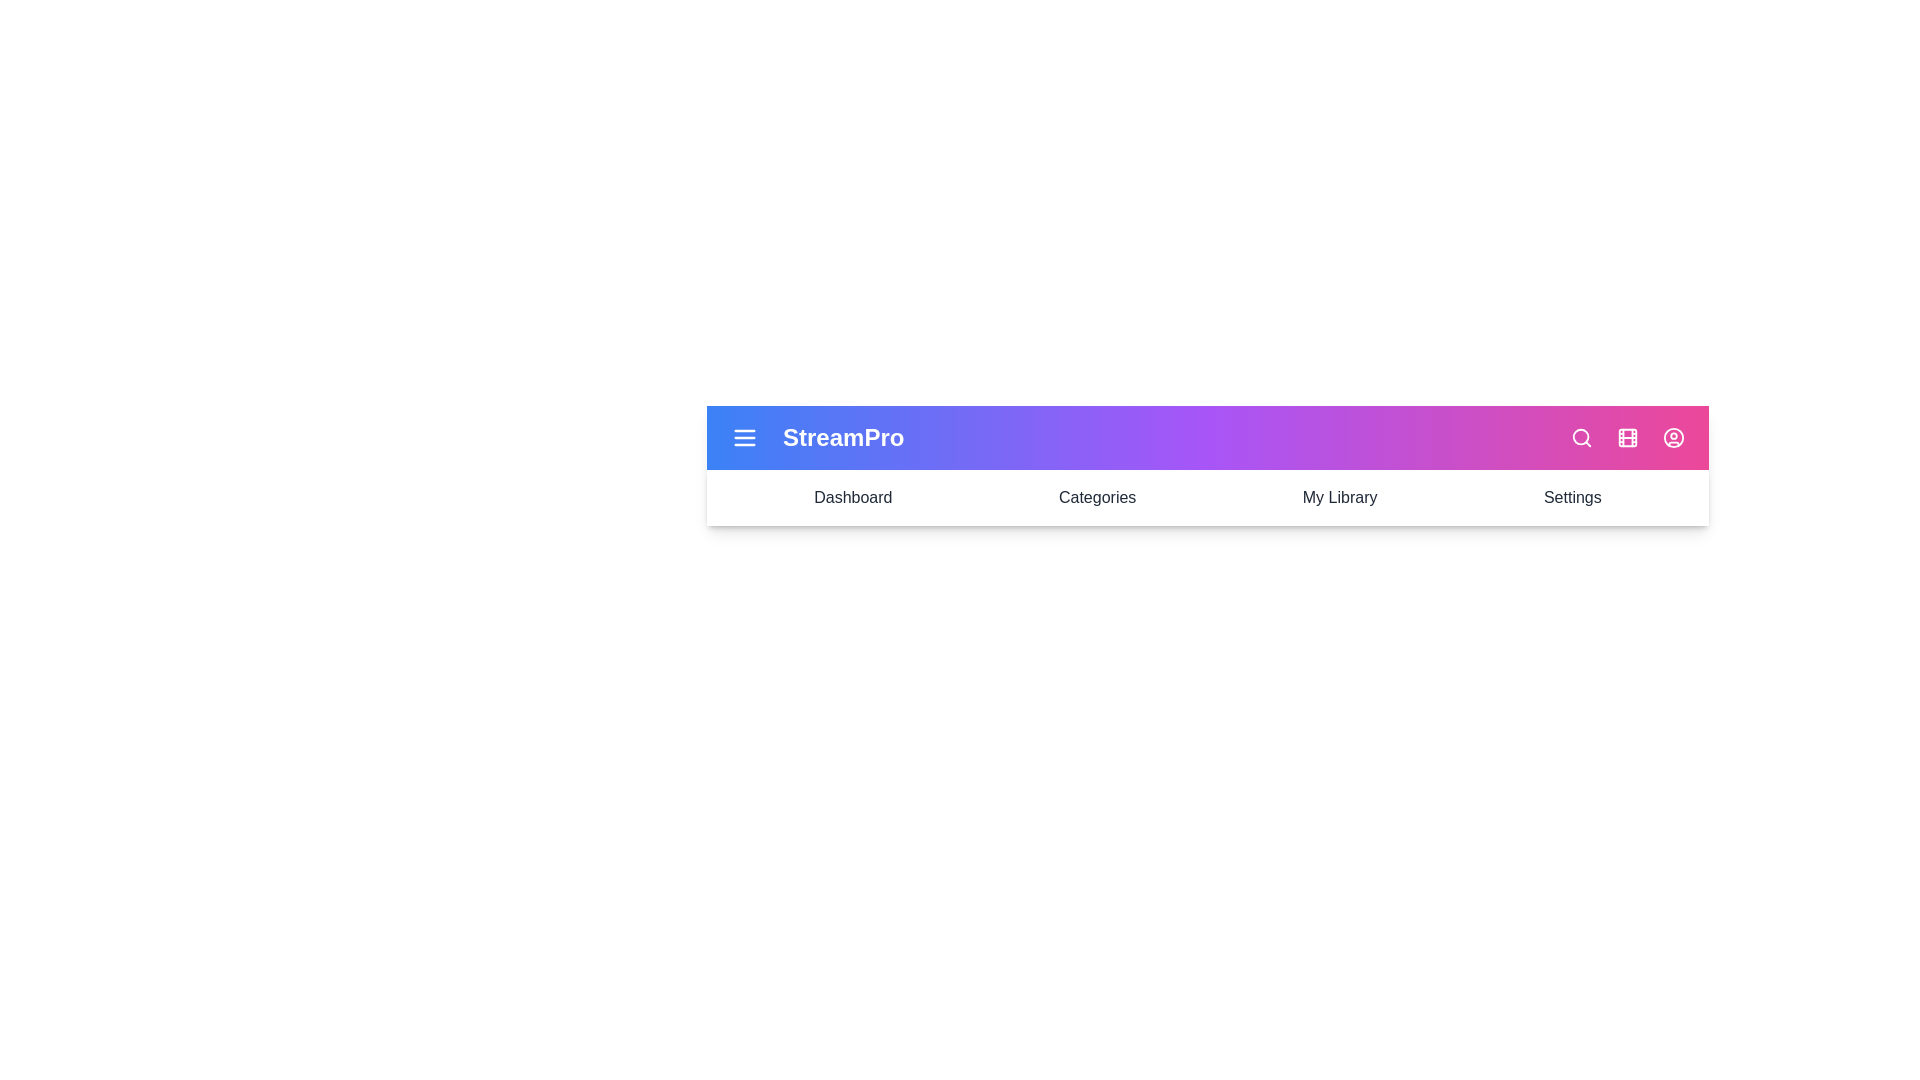 The image size is (1920, 1080). What do you see at coordinates (1581, 437) in the screenshot?
I see `the interactive element search_icon to observe its hover effect` at bounding box center [1581, 437].